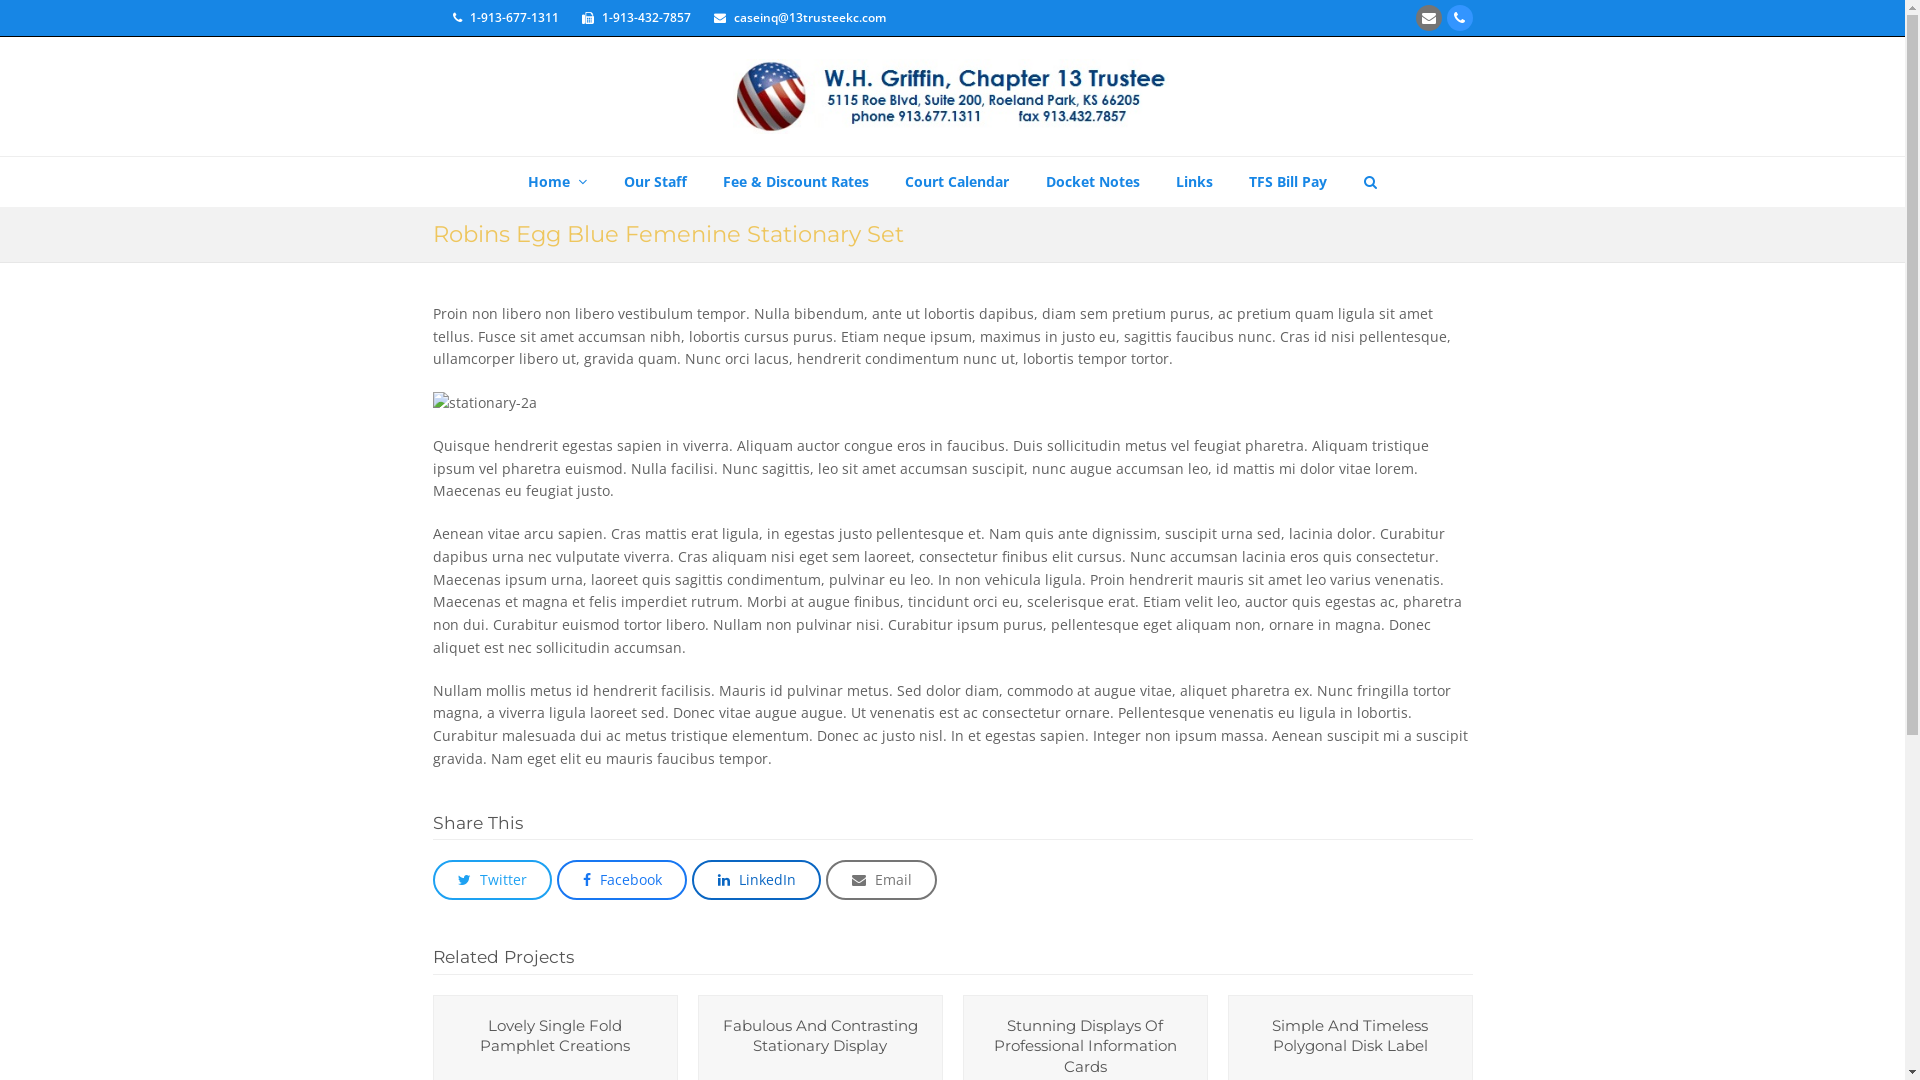 This screenshot has height=1080, width=1920. Describe the element at coordinates (1459, 18) in the screenshot. I see `'Phone'` at that location.